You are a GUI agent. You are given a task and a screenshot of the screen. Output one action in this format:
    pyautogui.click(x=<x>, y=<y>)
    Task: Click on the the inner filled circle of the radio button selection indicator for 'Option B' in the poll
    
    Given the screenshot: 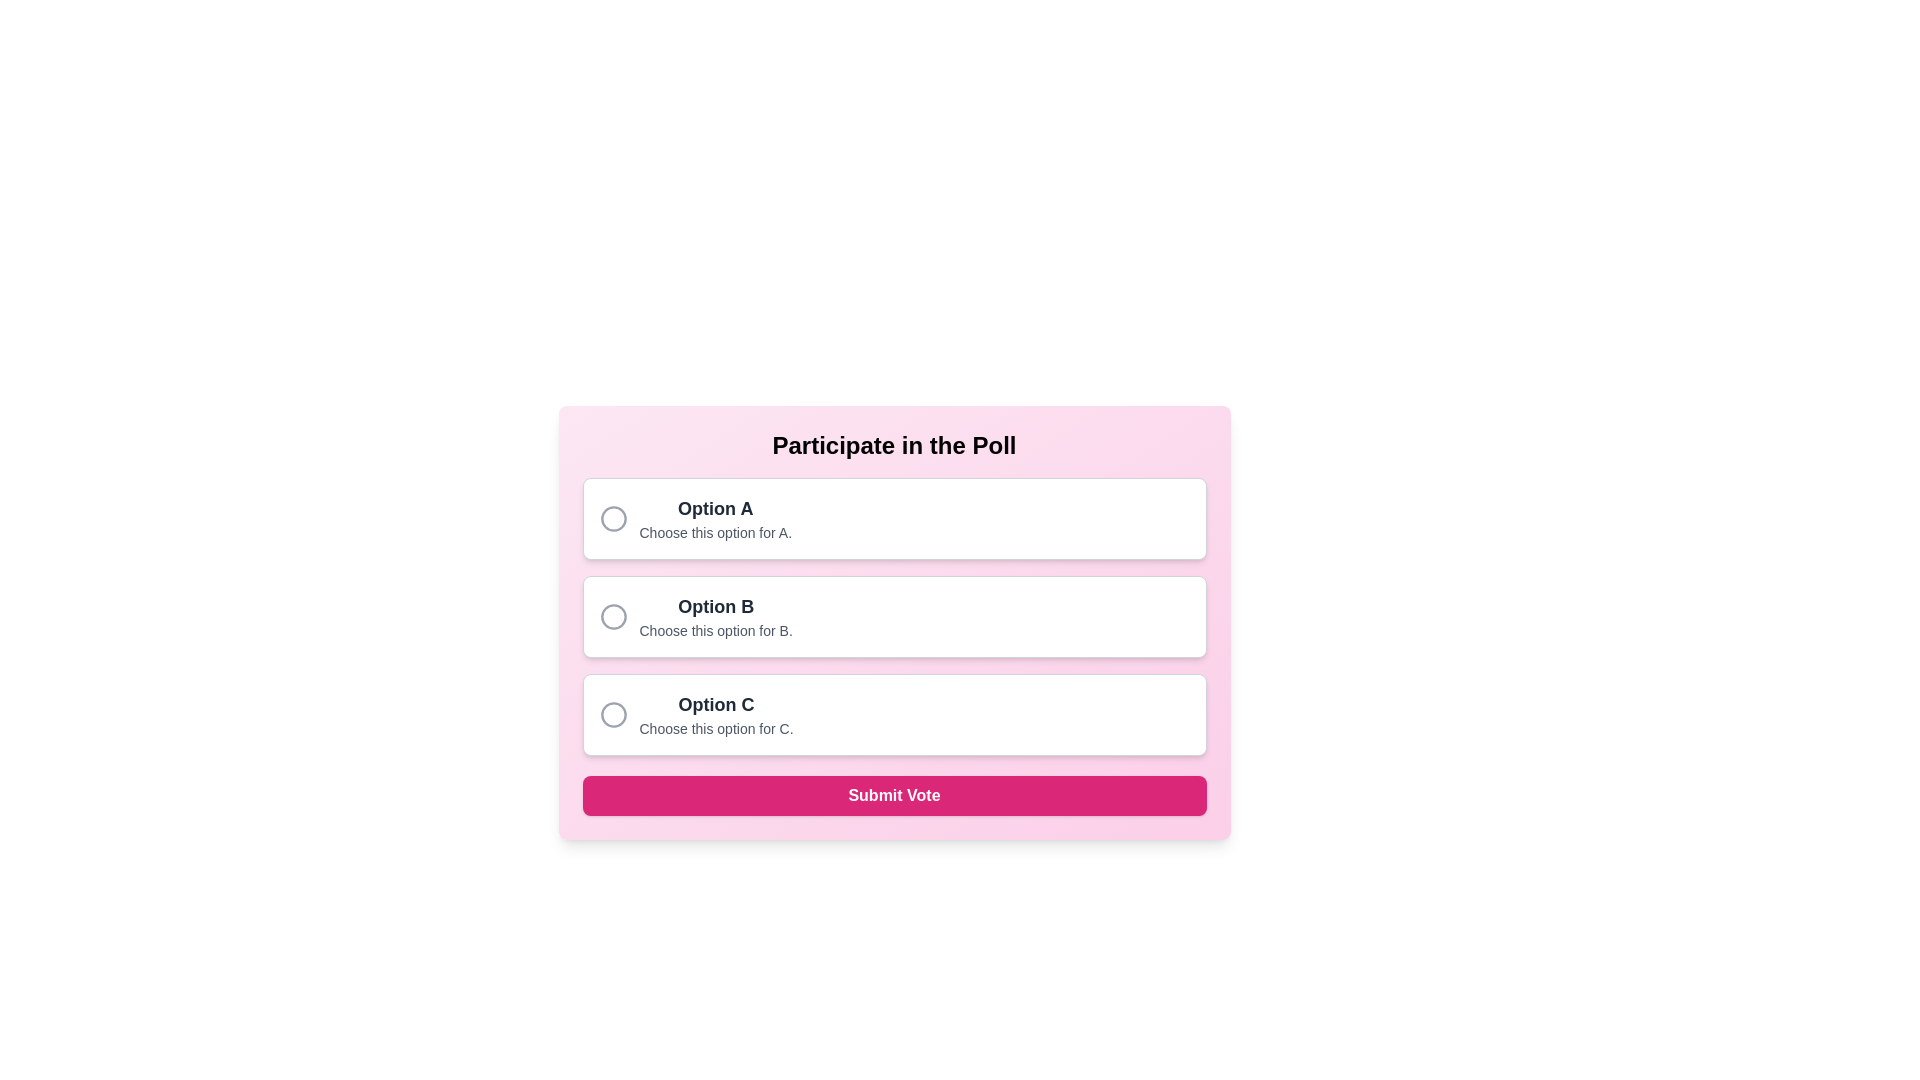 What is the action you would take?
    pyautogui.click(x=612, y=616)
    